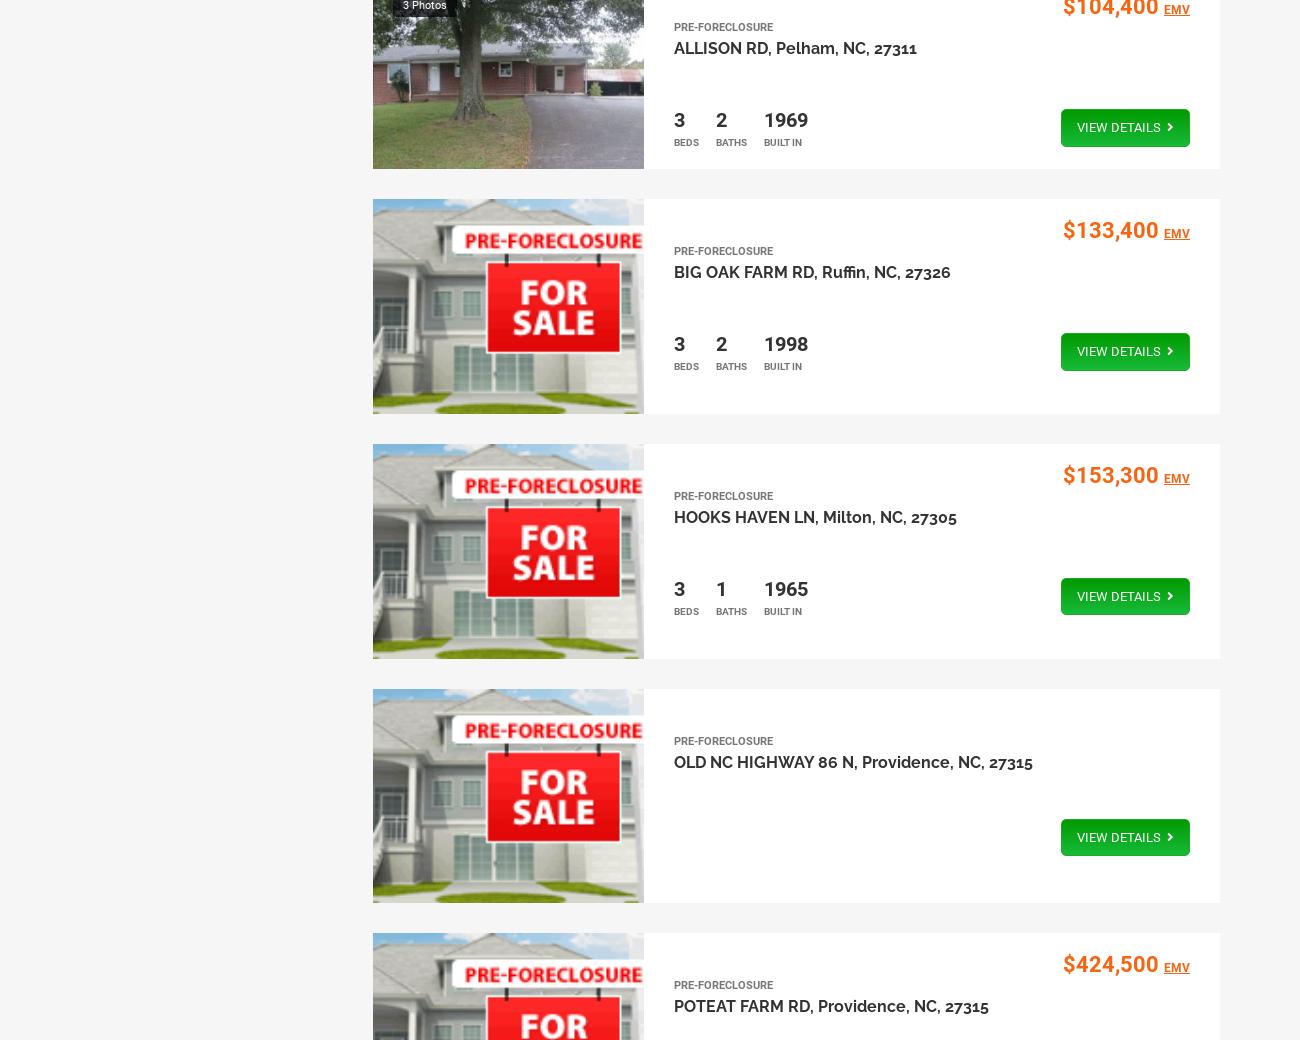  I want to click on 'Milton, NC, 27305', so click(887, 517).